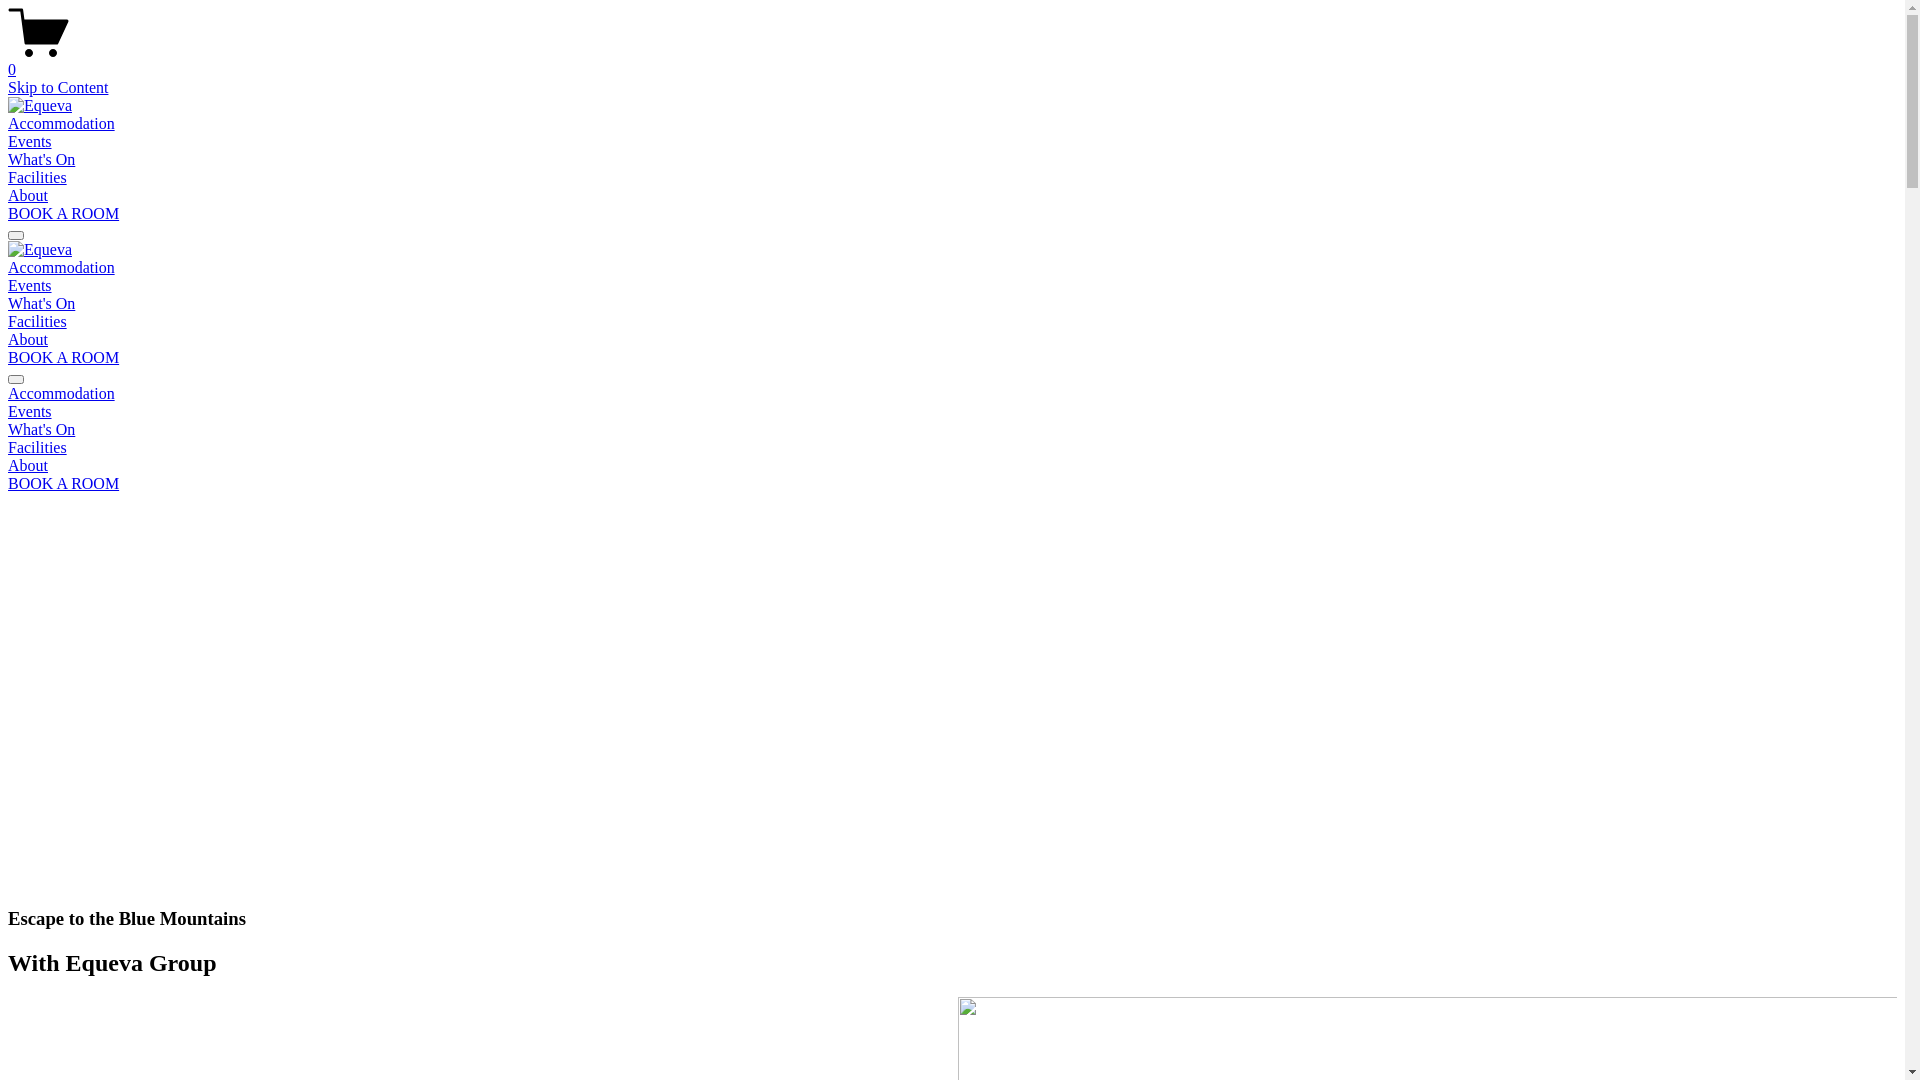 This screenshot has width=1920, height=1080. Describe the element at coordinates (61, 266) in the screenshot. I see `'Accommodation'` at that location.